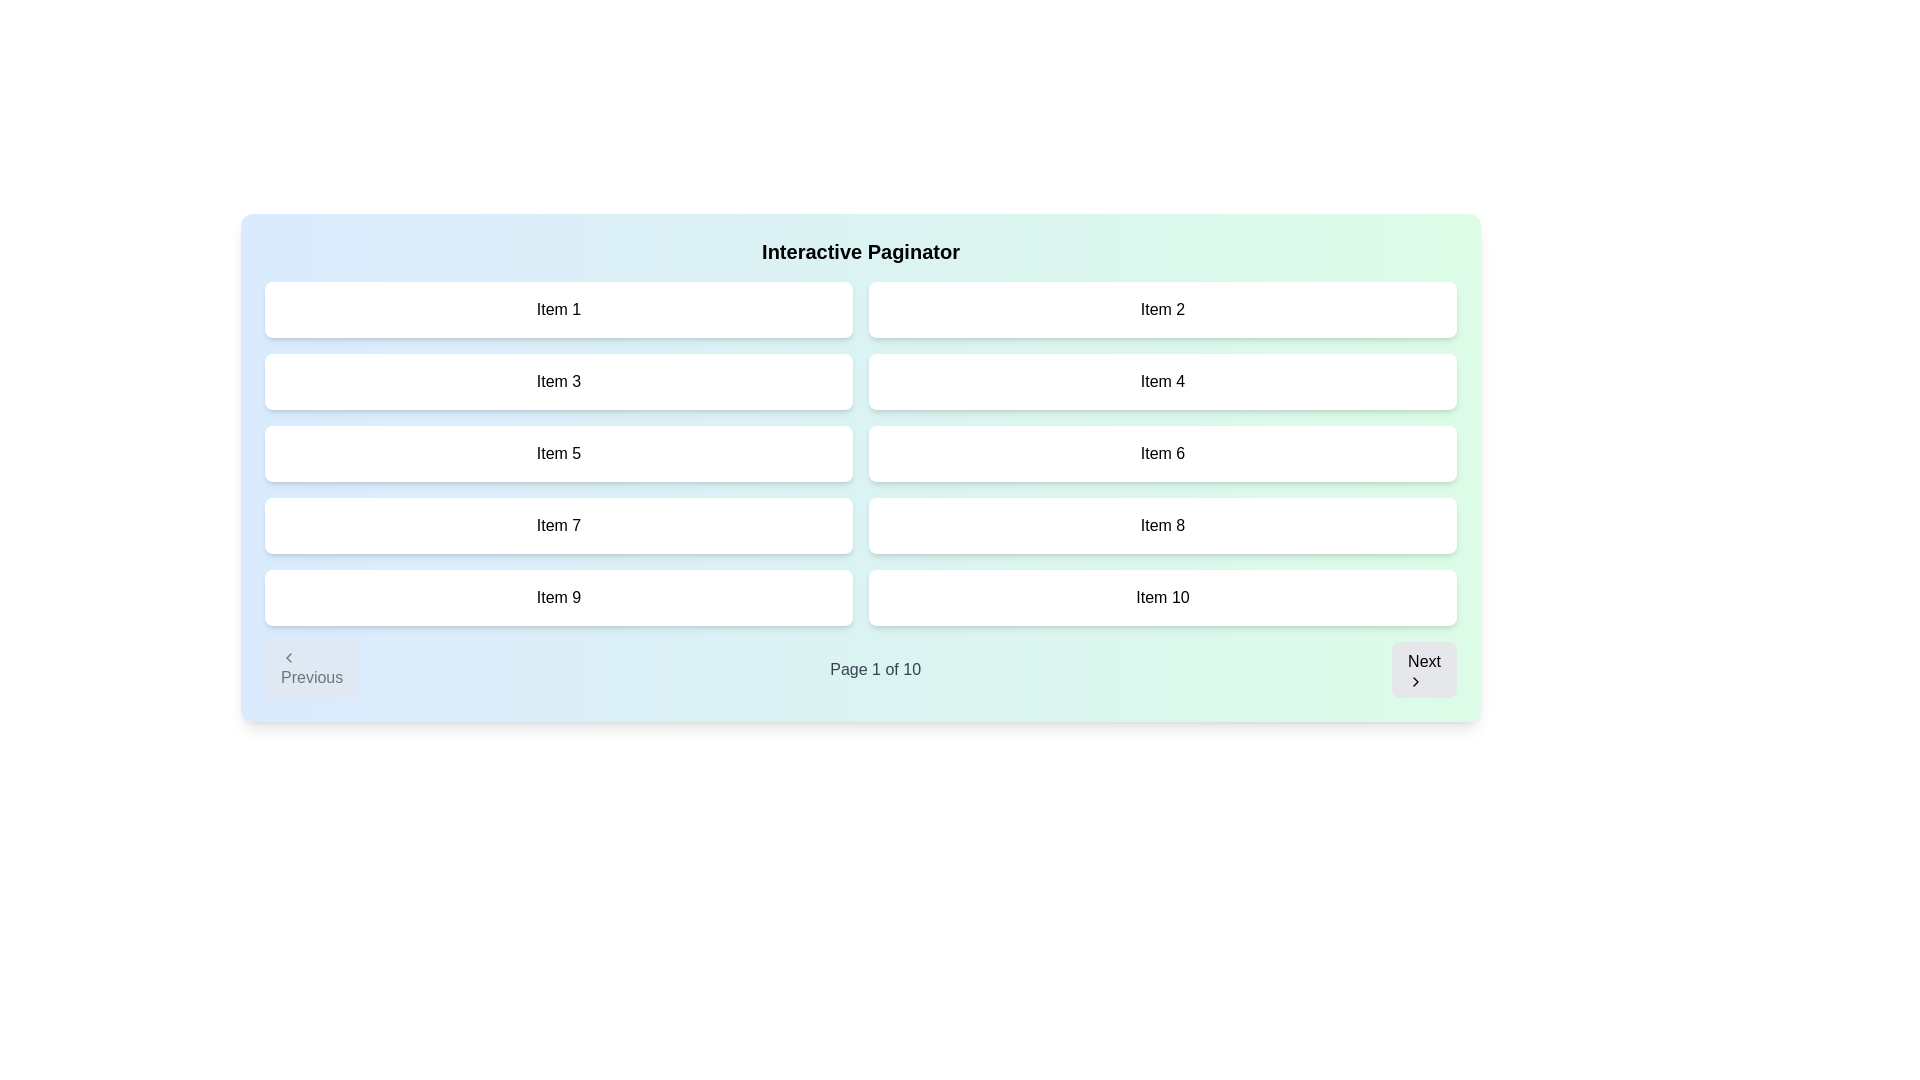  I want to click on the static text label in the fourth row, first column of the grid layout, which serves as an identifier for the associated card, so click(558, 524).